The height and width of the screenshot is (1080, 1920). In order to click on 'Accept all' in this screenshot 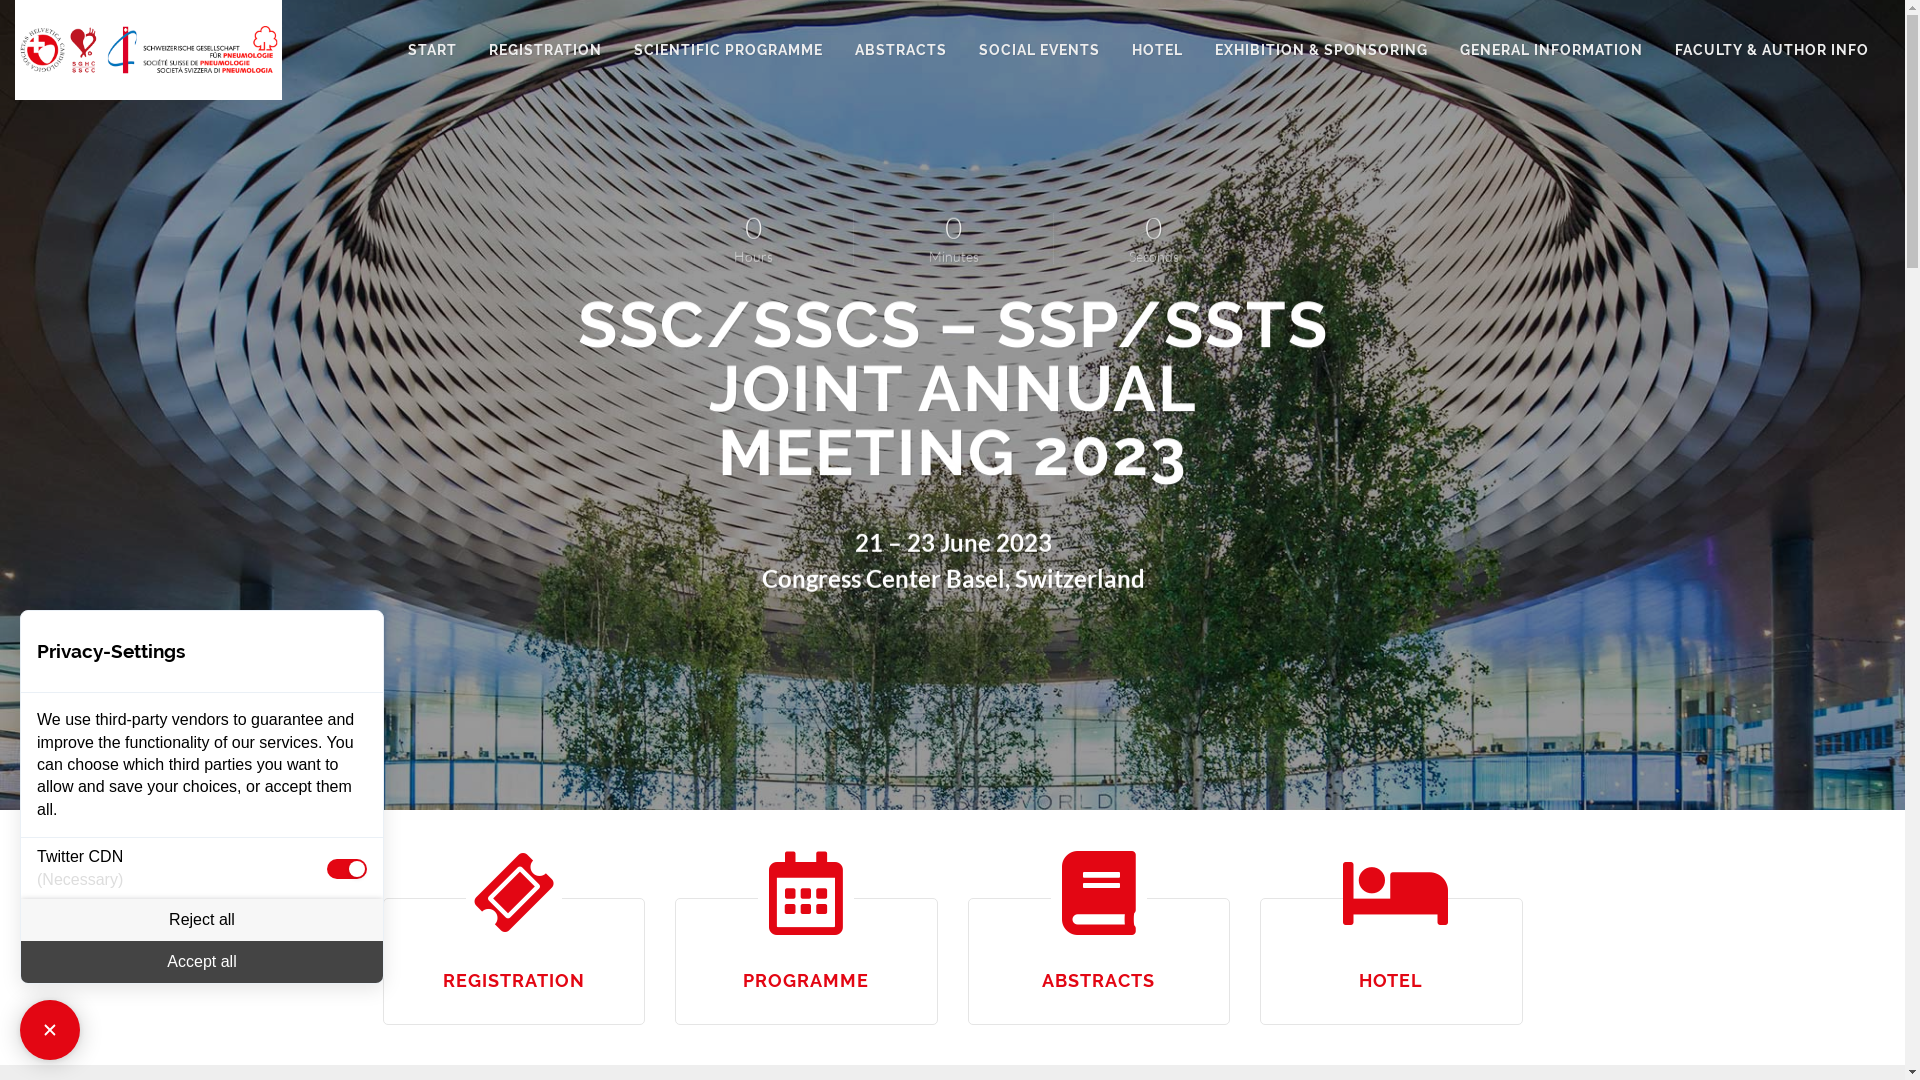, I will do `click(201, 960)`.